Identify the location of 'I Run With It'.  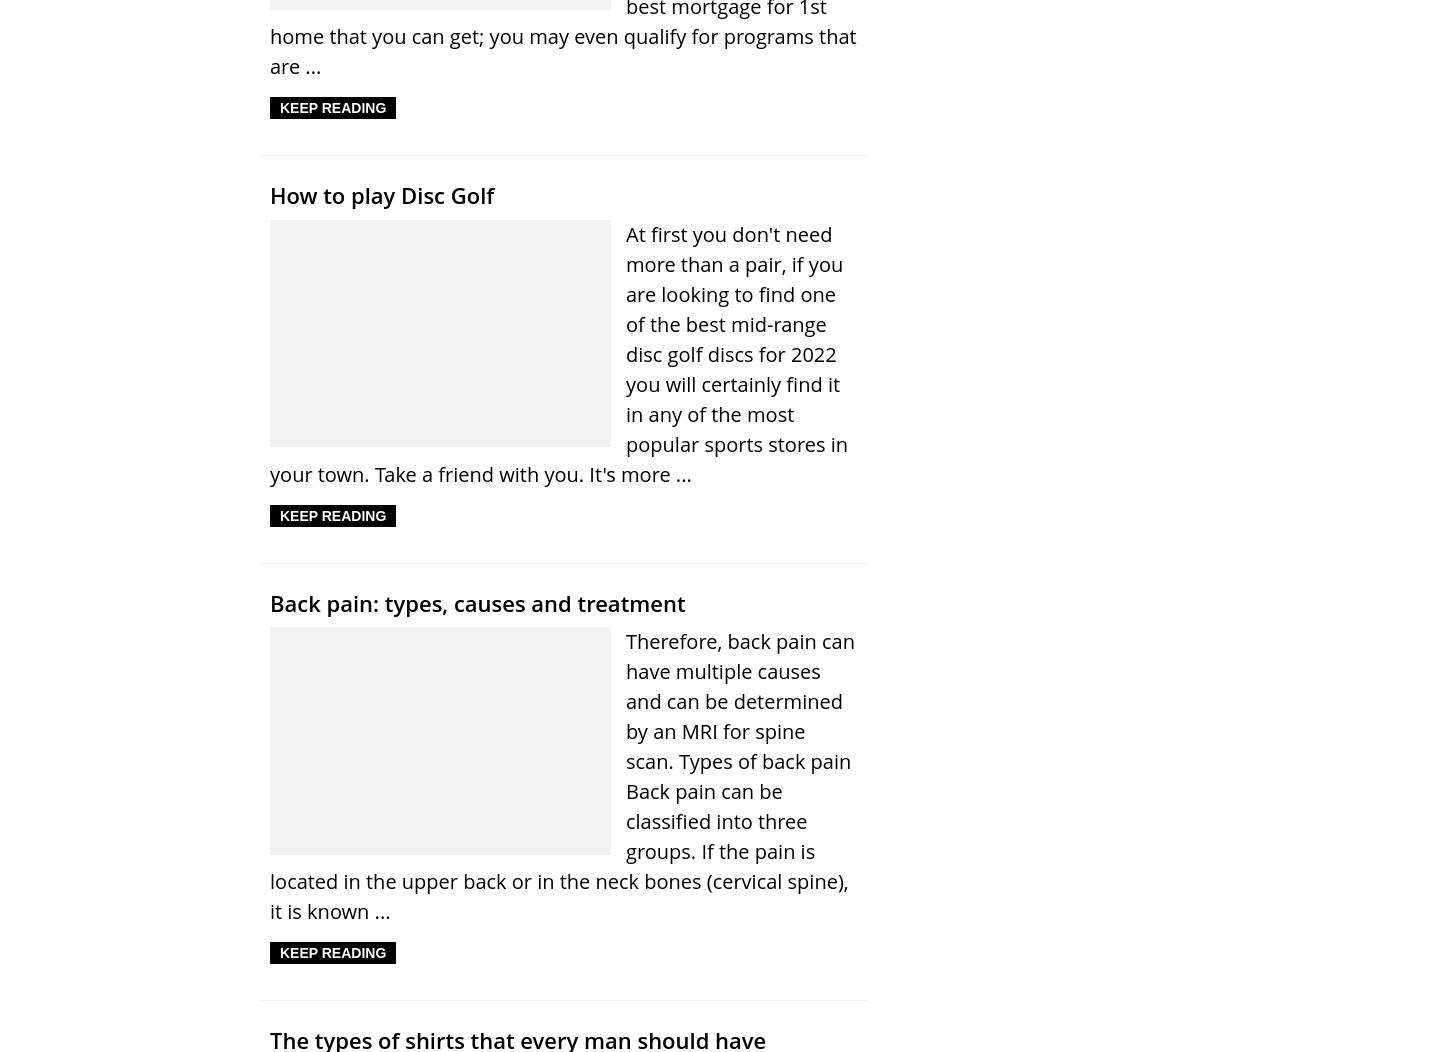
(269, 293).